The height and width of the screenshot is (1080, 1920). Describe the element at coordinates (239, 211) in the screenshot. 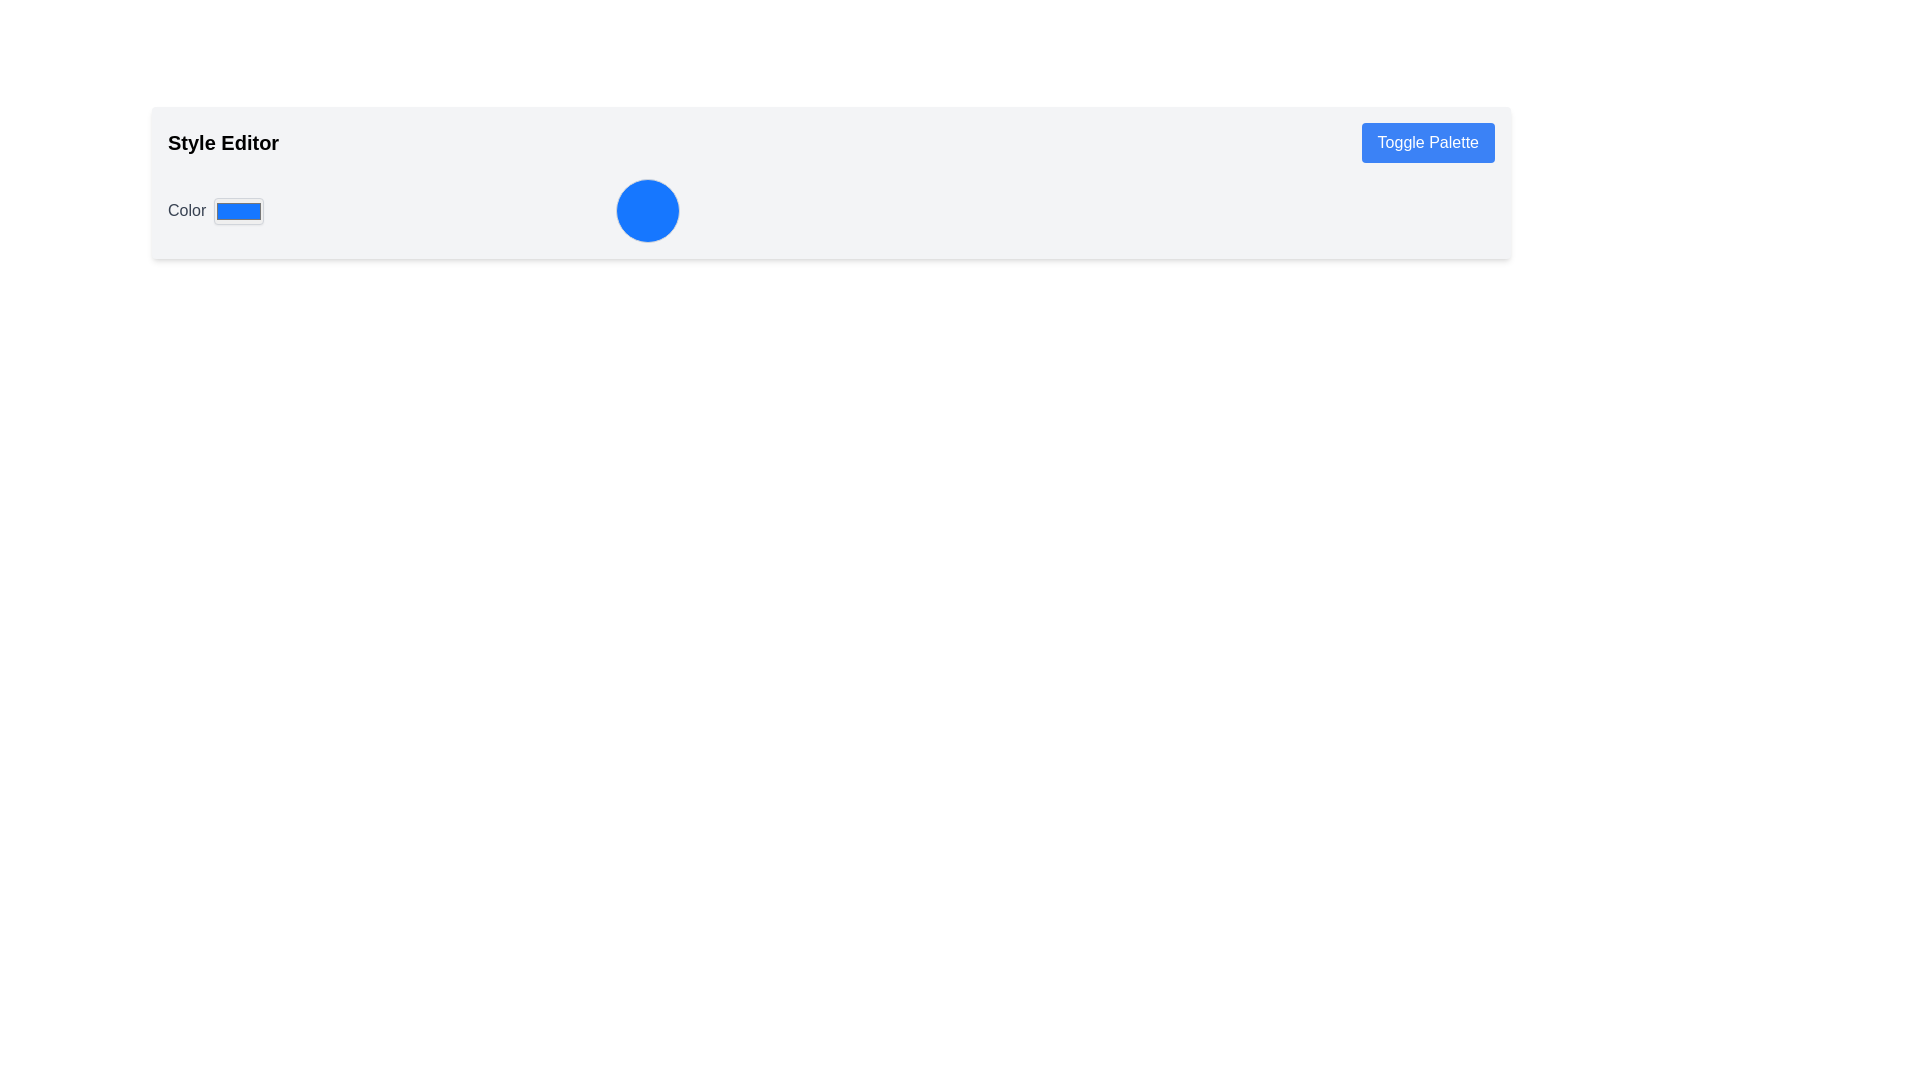

I see `the rectangular color picker input field with a light gray border and blue background` at that location.